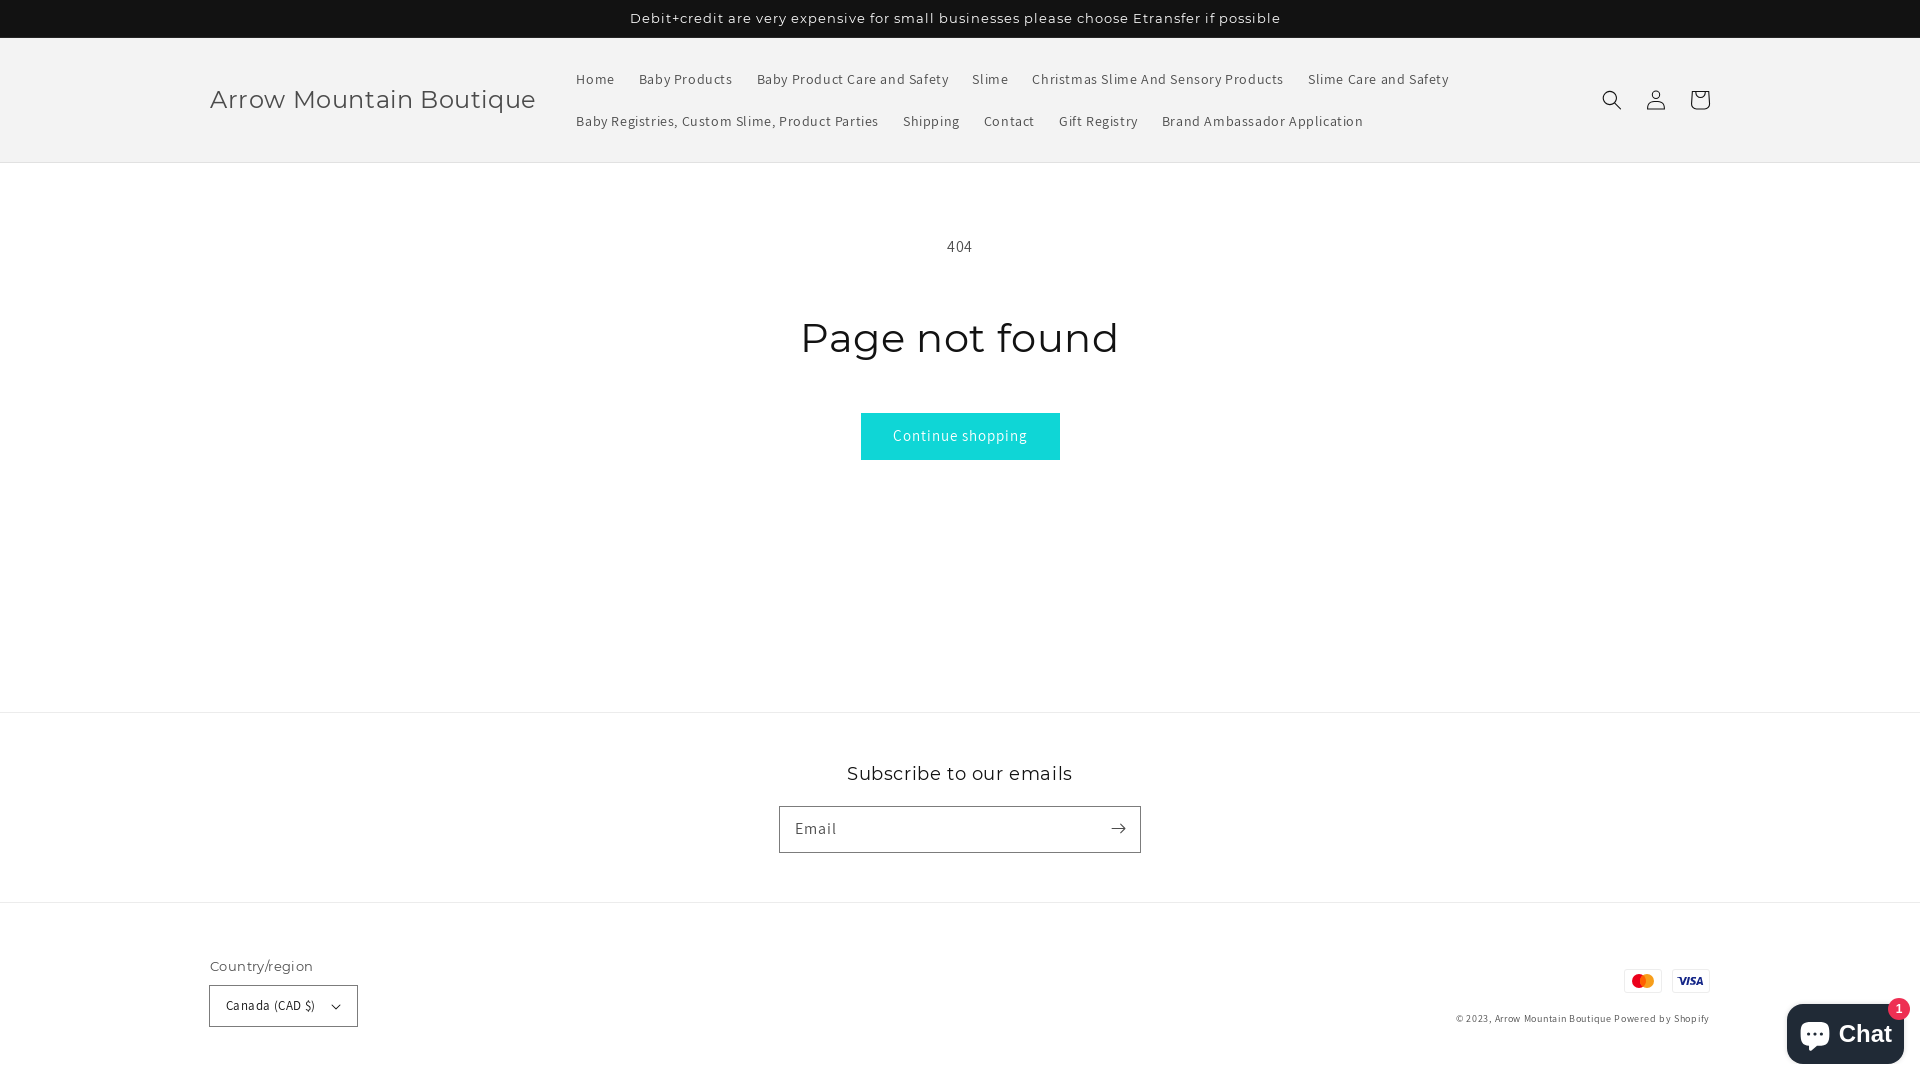 This screenshot has height=1080, width=1920. I want to click on 'Baby Registries, Custom Slime, Product Parties', so click(726, 120).